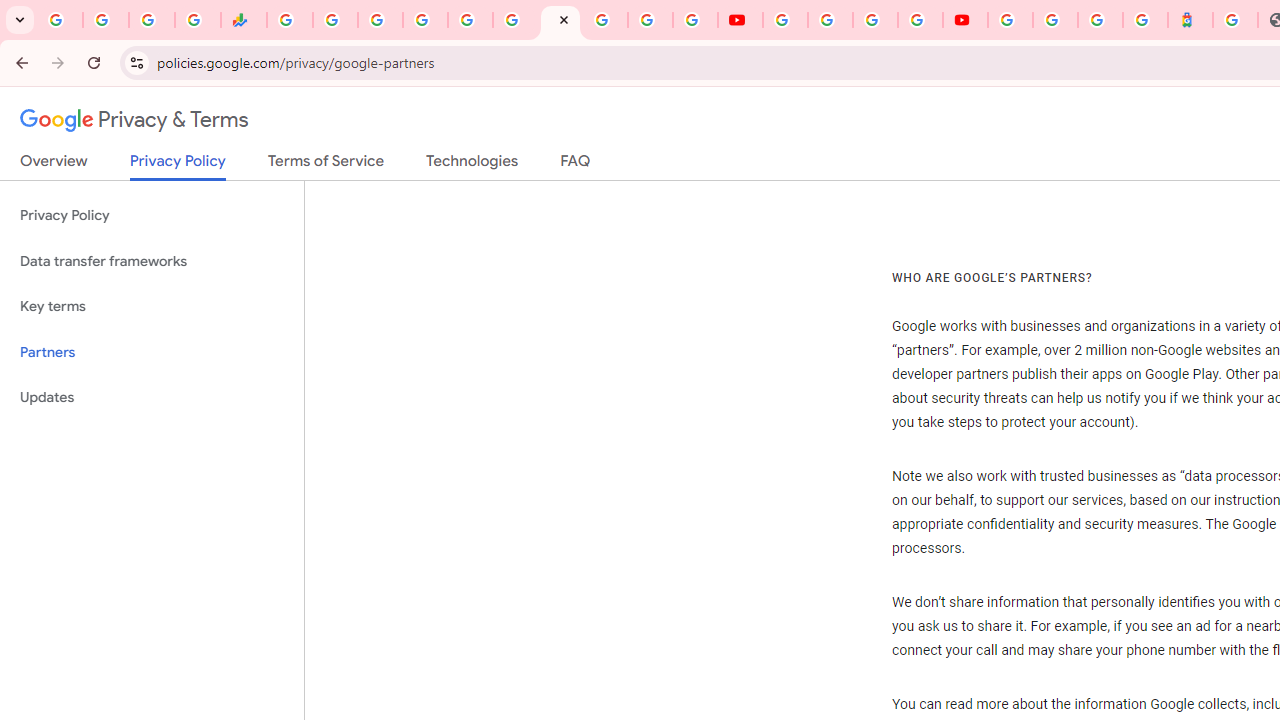 Image resolution: width=1280 pixels, height=720 pixels. Describe the element at coordinates (965, 20) in the screenshot. I see `'Content Creator Programs & Opportunities - YouTube Creators'` at that location.